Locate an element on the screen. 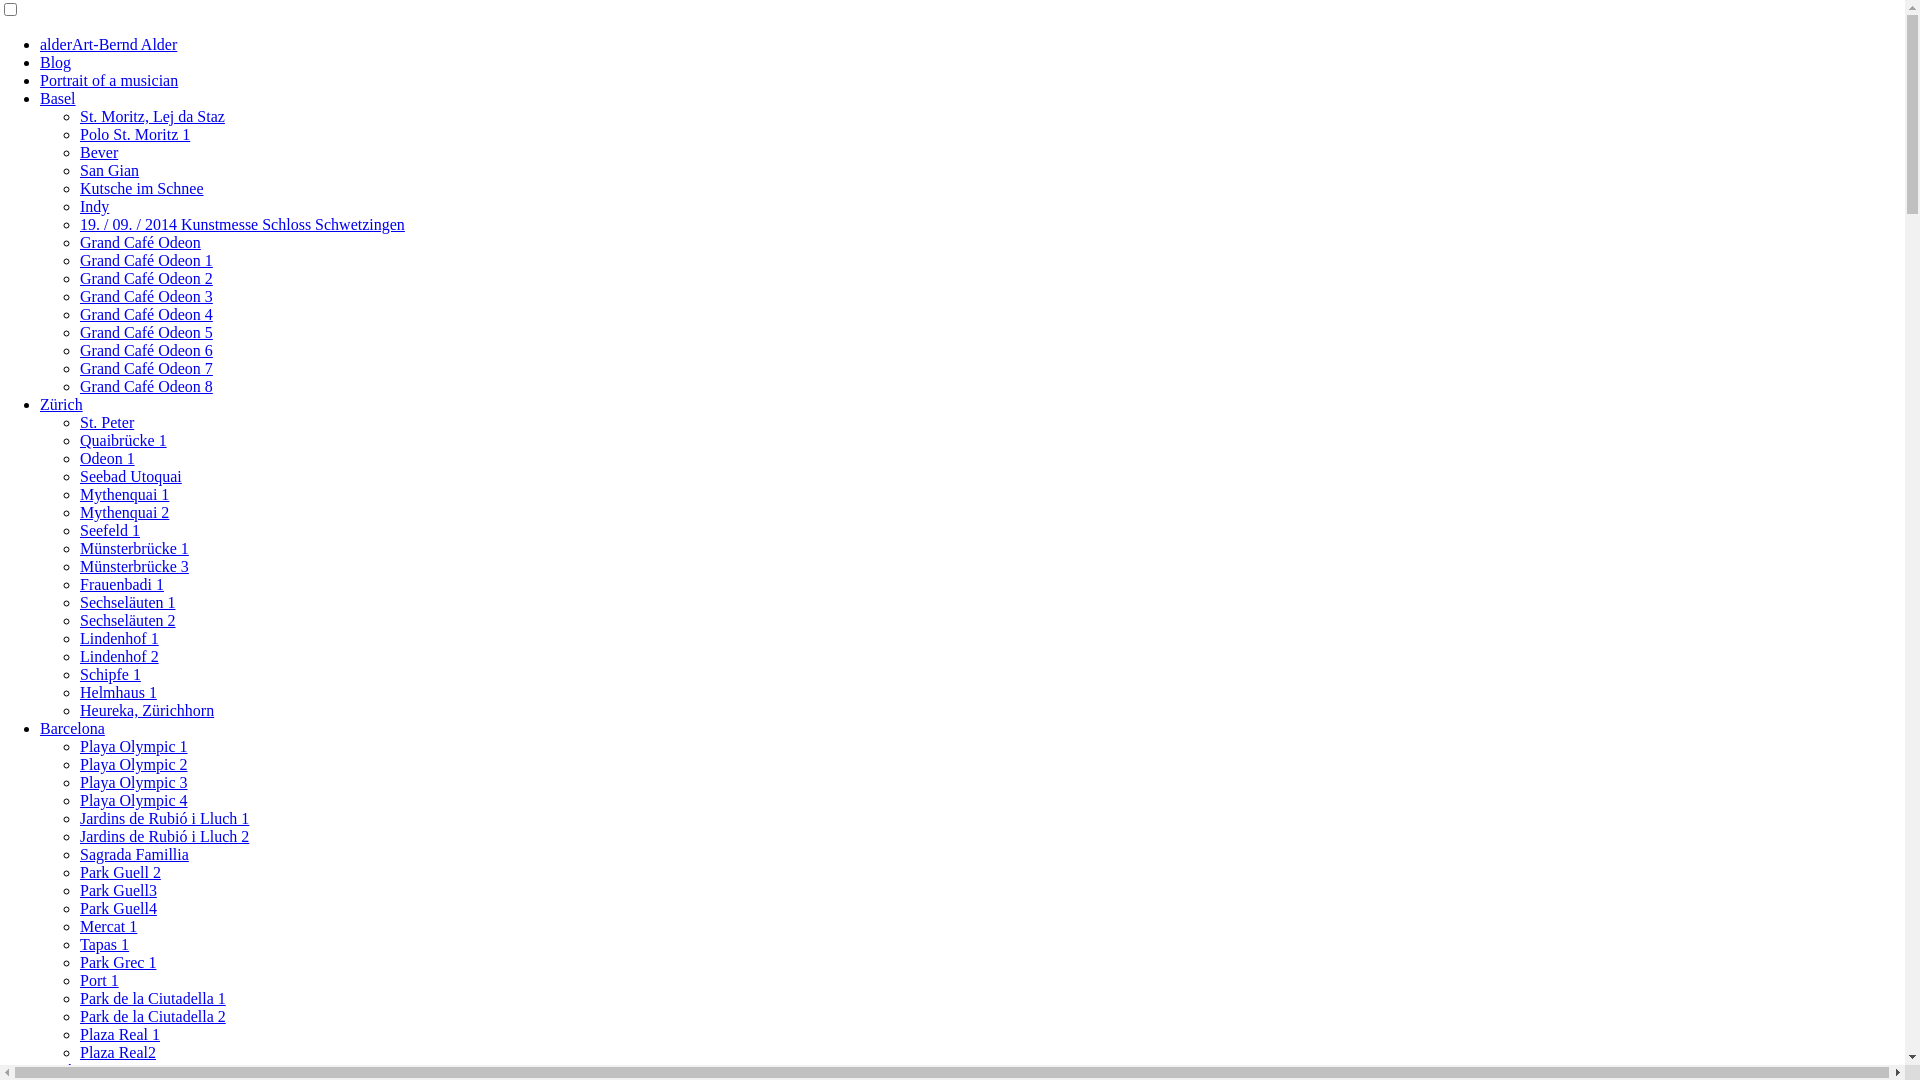  'Indy' is located at coordinates (80, 206).